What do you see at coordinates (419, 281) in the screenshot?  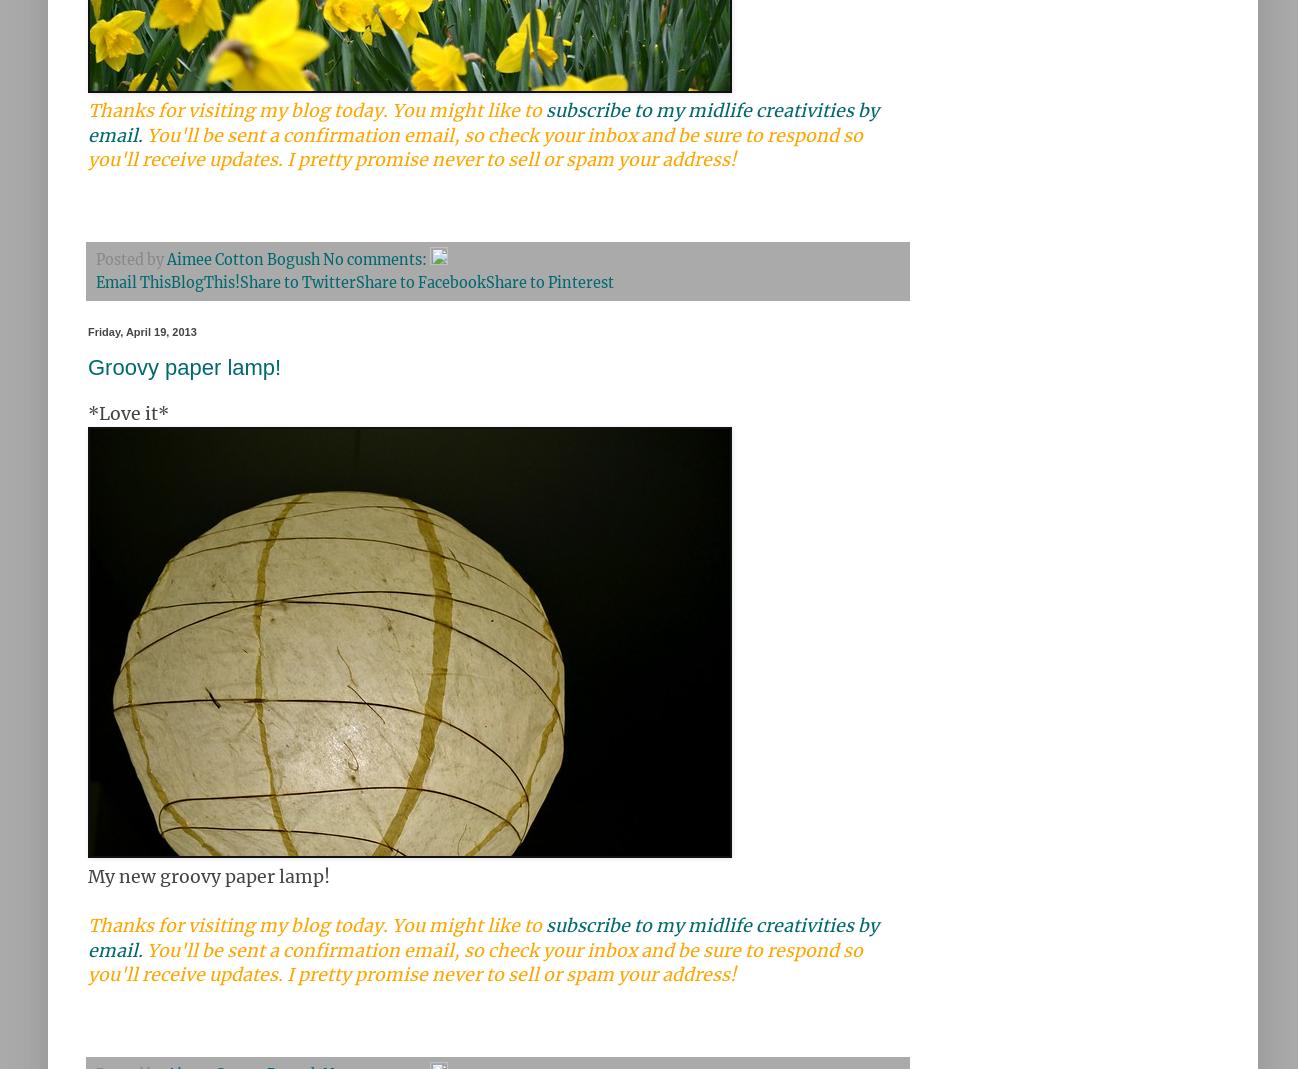 I see `'Share to Facebook'` at bounding box center [419, 281].